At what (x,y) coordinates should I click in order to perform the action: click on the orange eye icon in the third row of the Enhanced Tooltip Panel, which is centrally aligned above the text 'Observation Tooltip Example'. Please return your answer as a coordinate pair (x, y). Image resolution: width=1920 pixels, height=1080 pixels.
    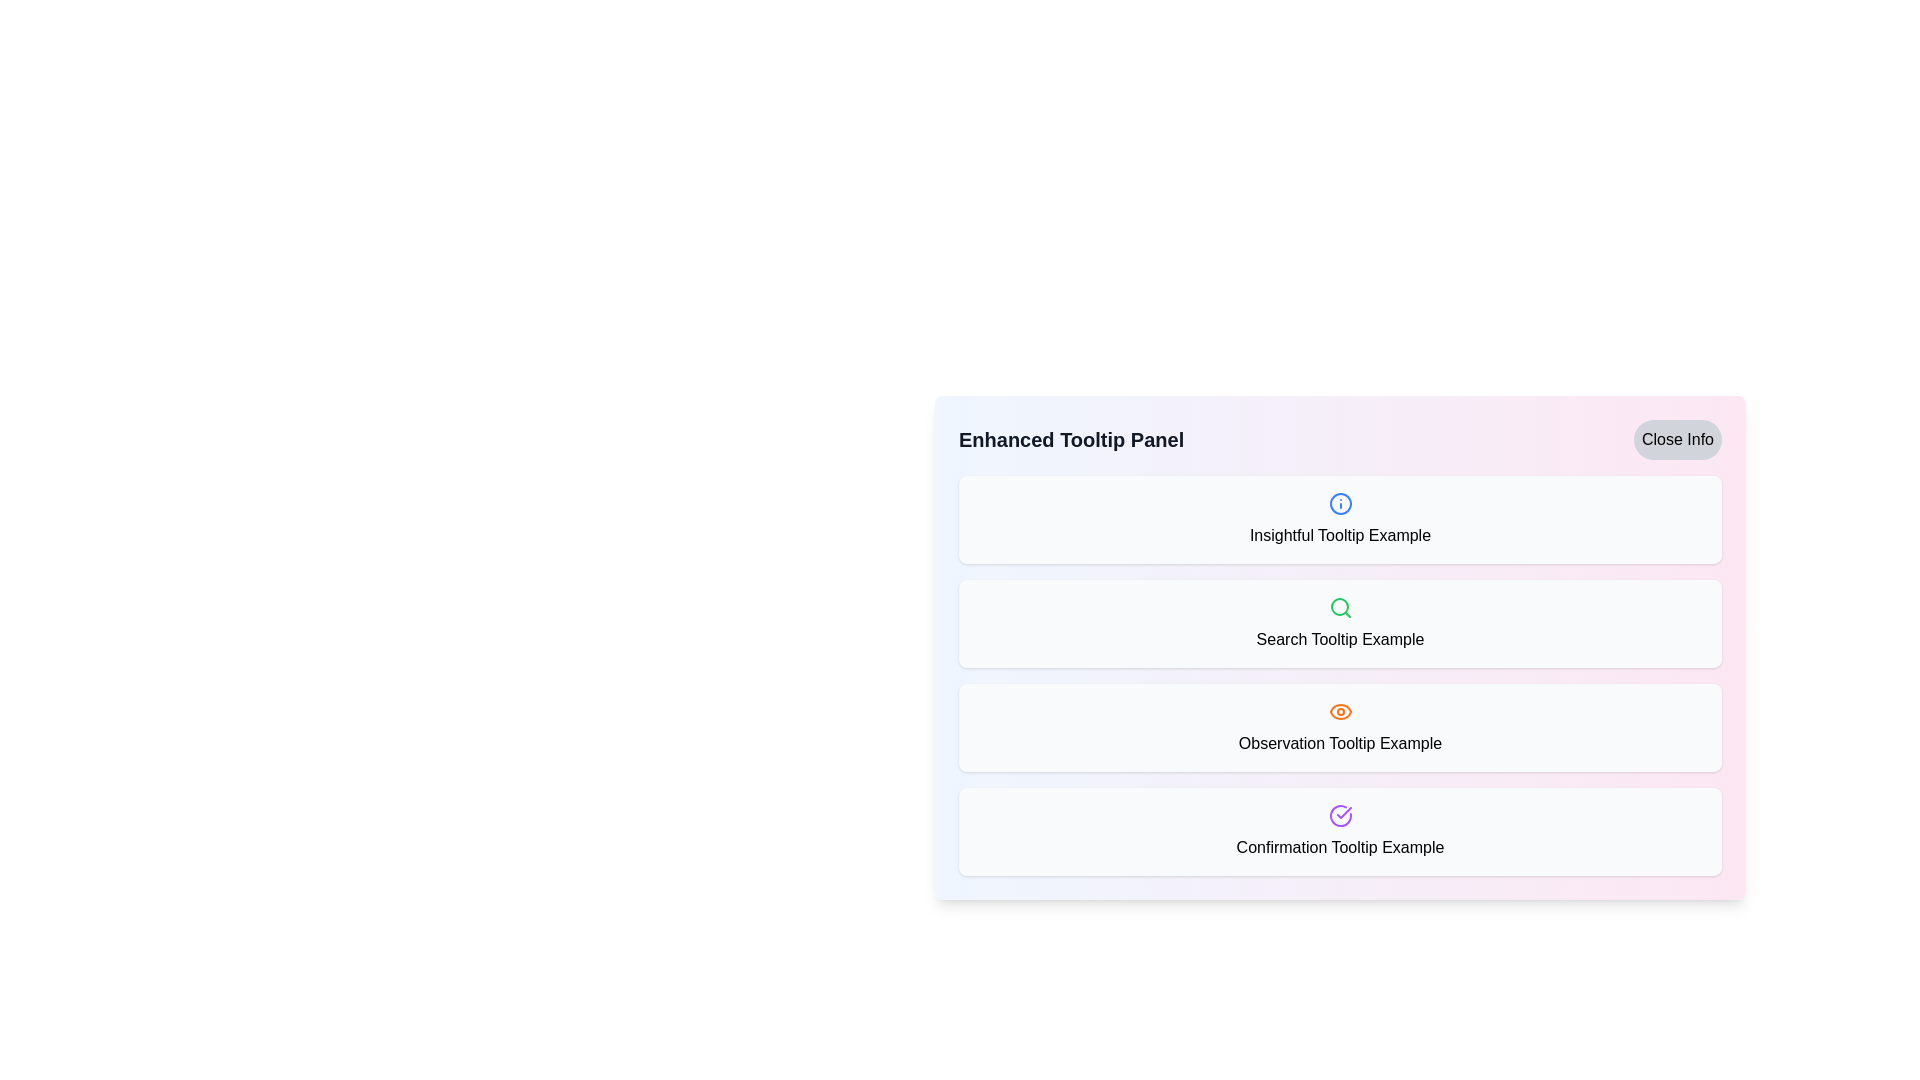
    Looking at the image, I should click on (1340, 711).